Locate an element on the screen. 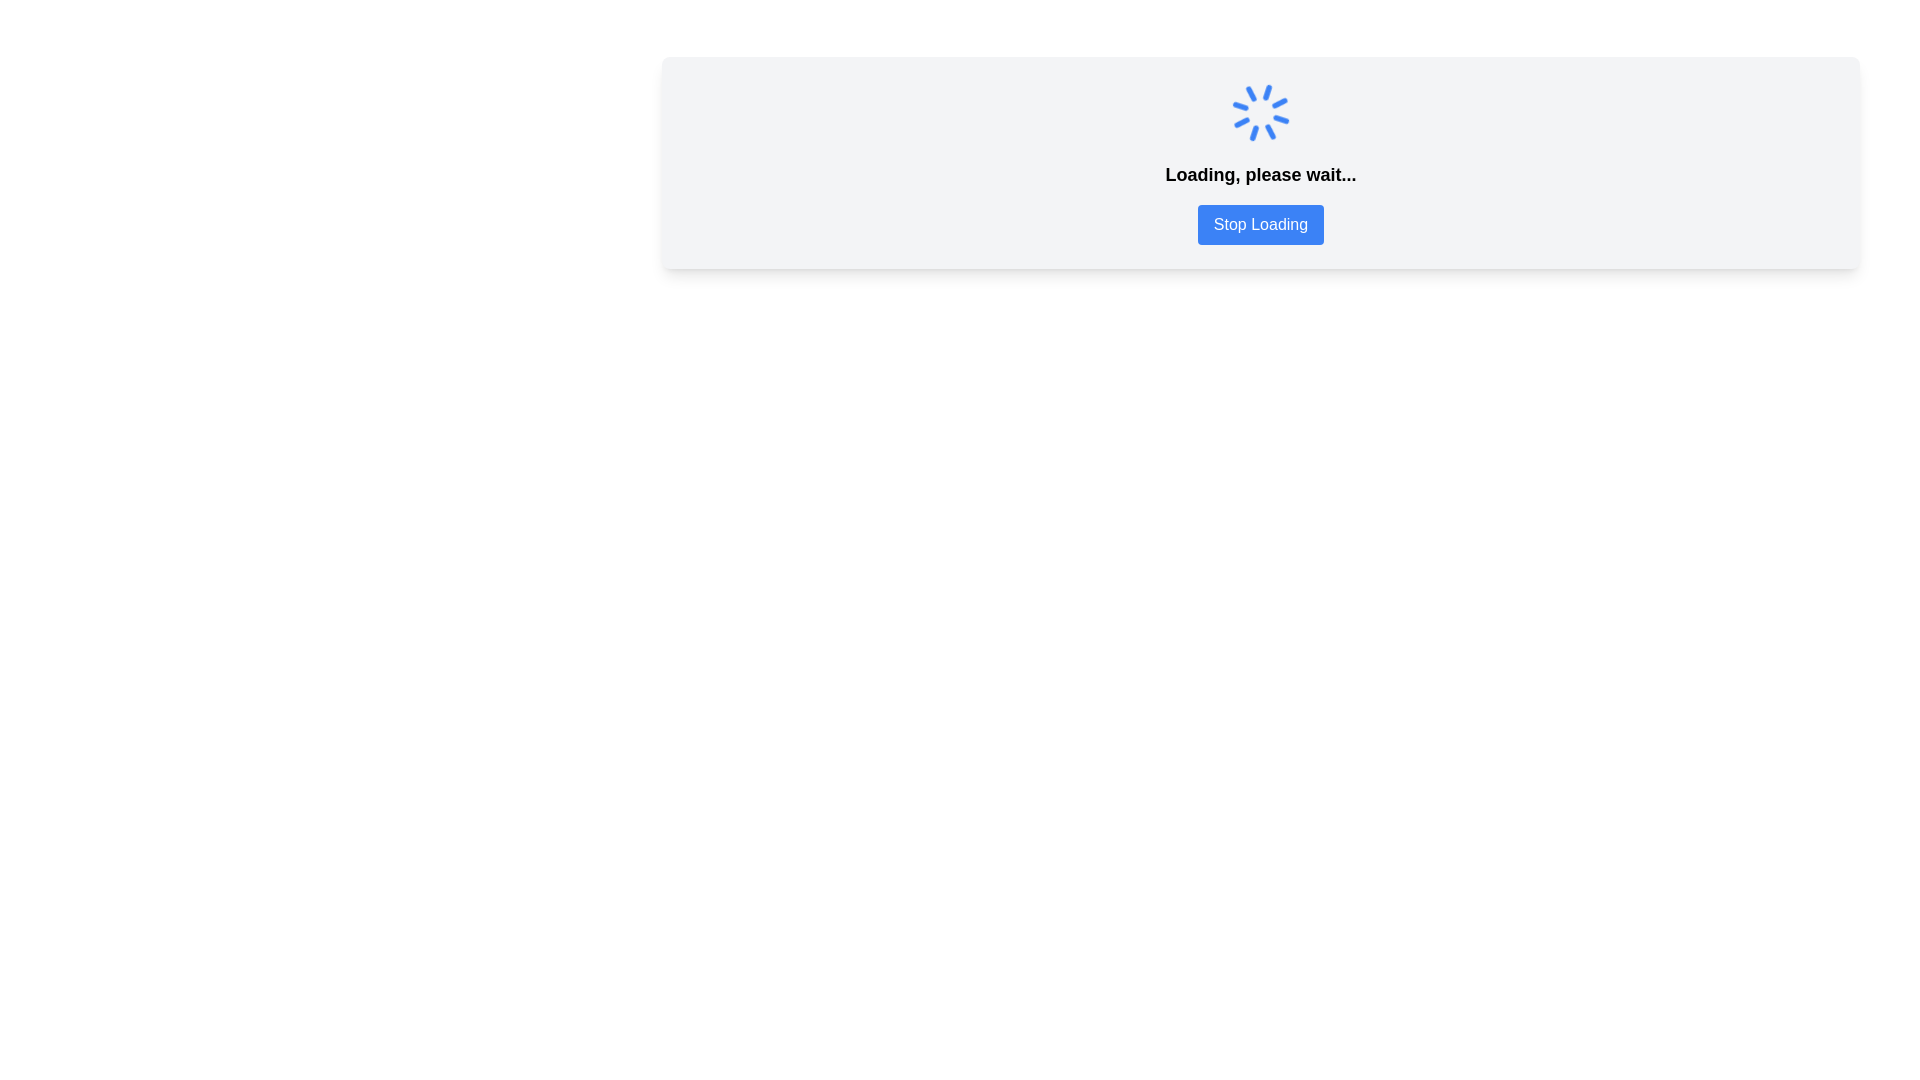 This screenshot has width=1920, height=1080. the straight vertical line of the animated loader icon, which is positioned at the six o'clock position within the circular spinner graphic is located at coordinates (1251, 93).